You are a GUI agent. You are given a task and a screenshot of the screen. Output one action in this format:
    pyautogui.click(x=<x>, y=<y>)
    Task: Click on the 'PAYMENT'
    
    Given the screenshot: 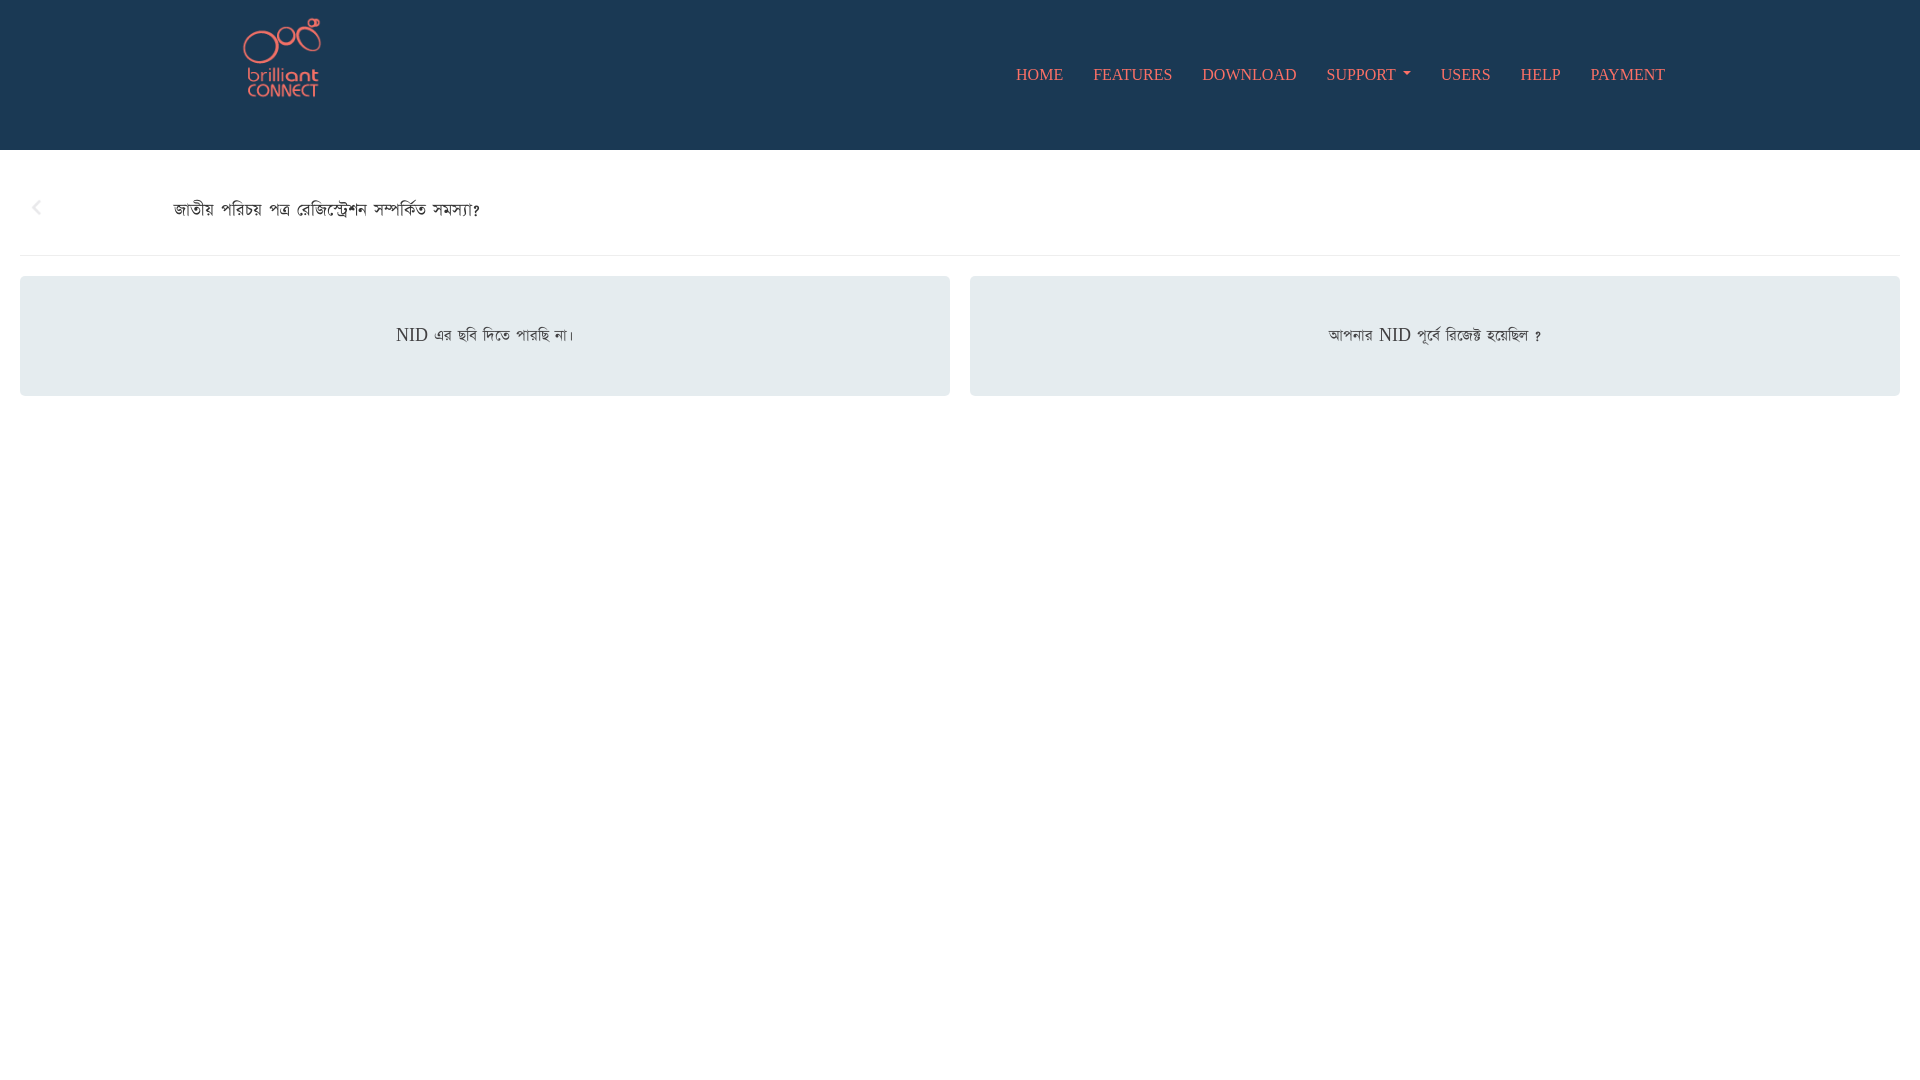 What is the action you would take?
    pyautogui.click(x=1627, y=73)
    